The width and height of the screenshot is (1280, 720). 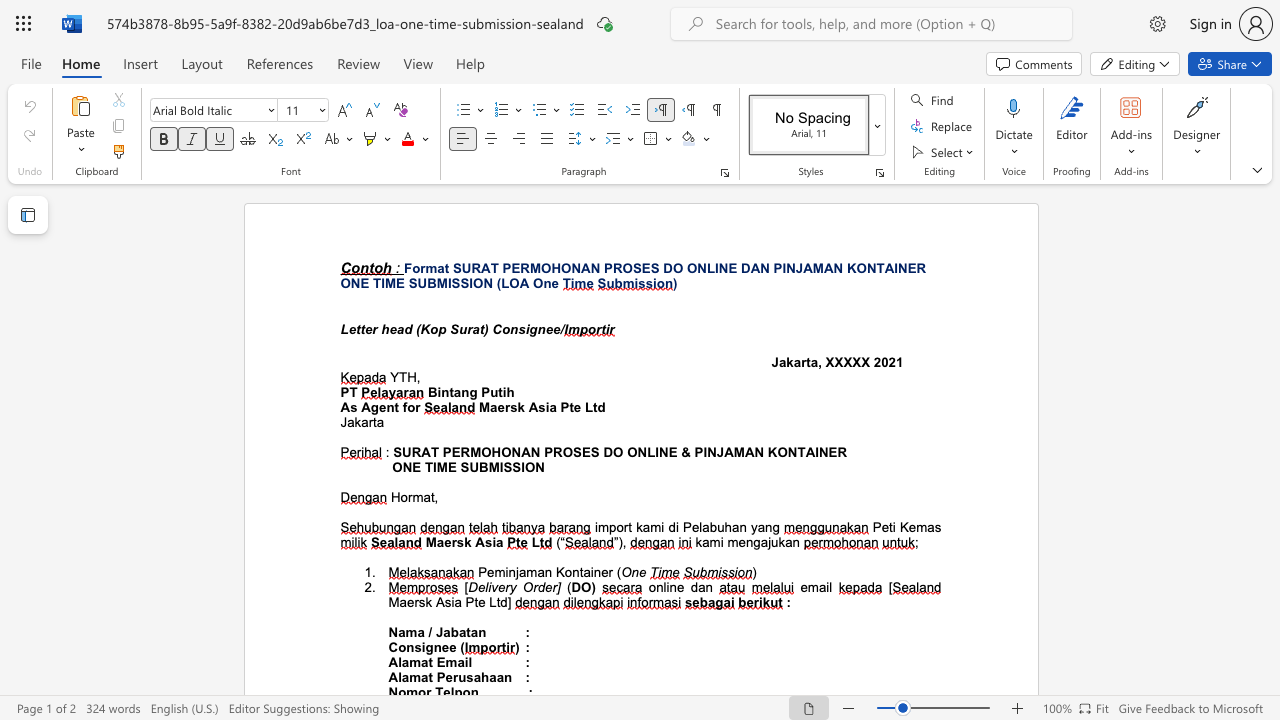 I want to click on the subset text "njaman Kontainer" within the text "Peminjaman Kontainer", so click(x=508, y=572).